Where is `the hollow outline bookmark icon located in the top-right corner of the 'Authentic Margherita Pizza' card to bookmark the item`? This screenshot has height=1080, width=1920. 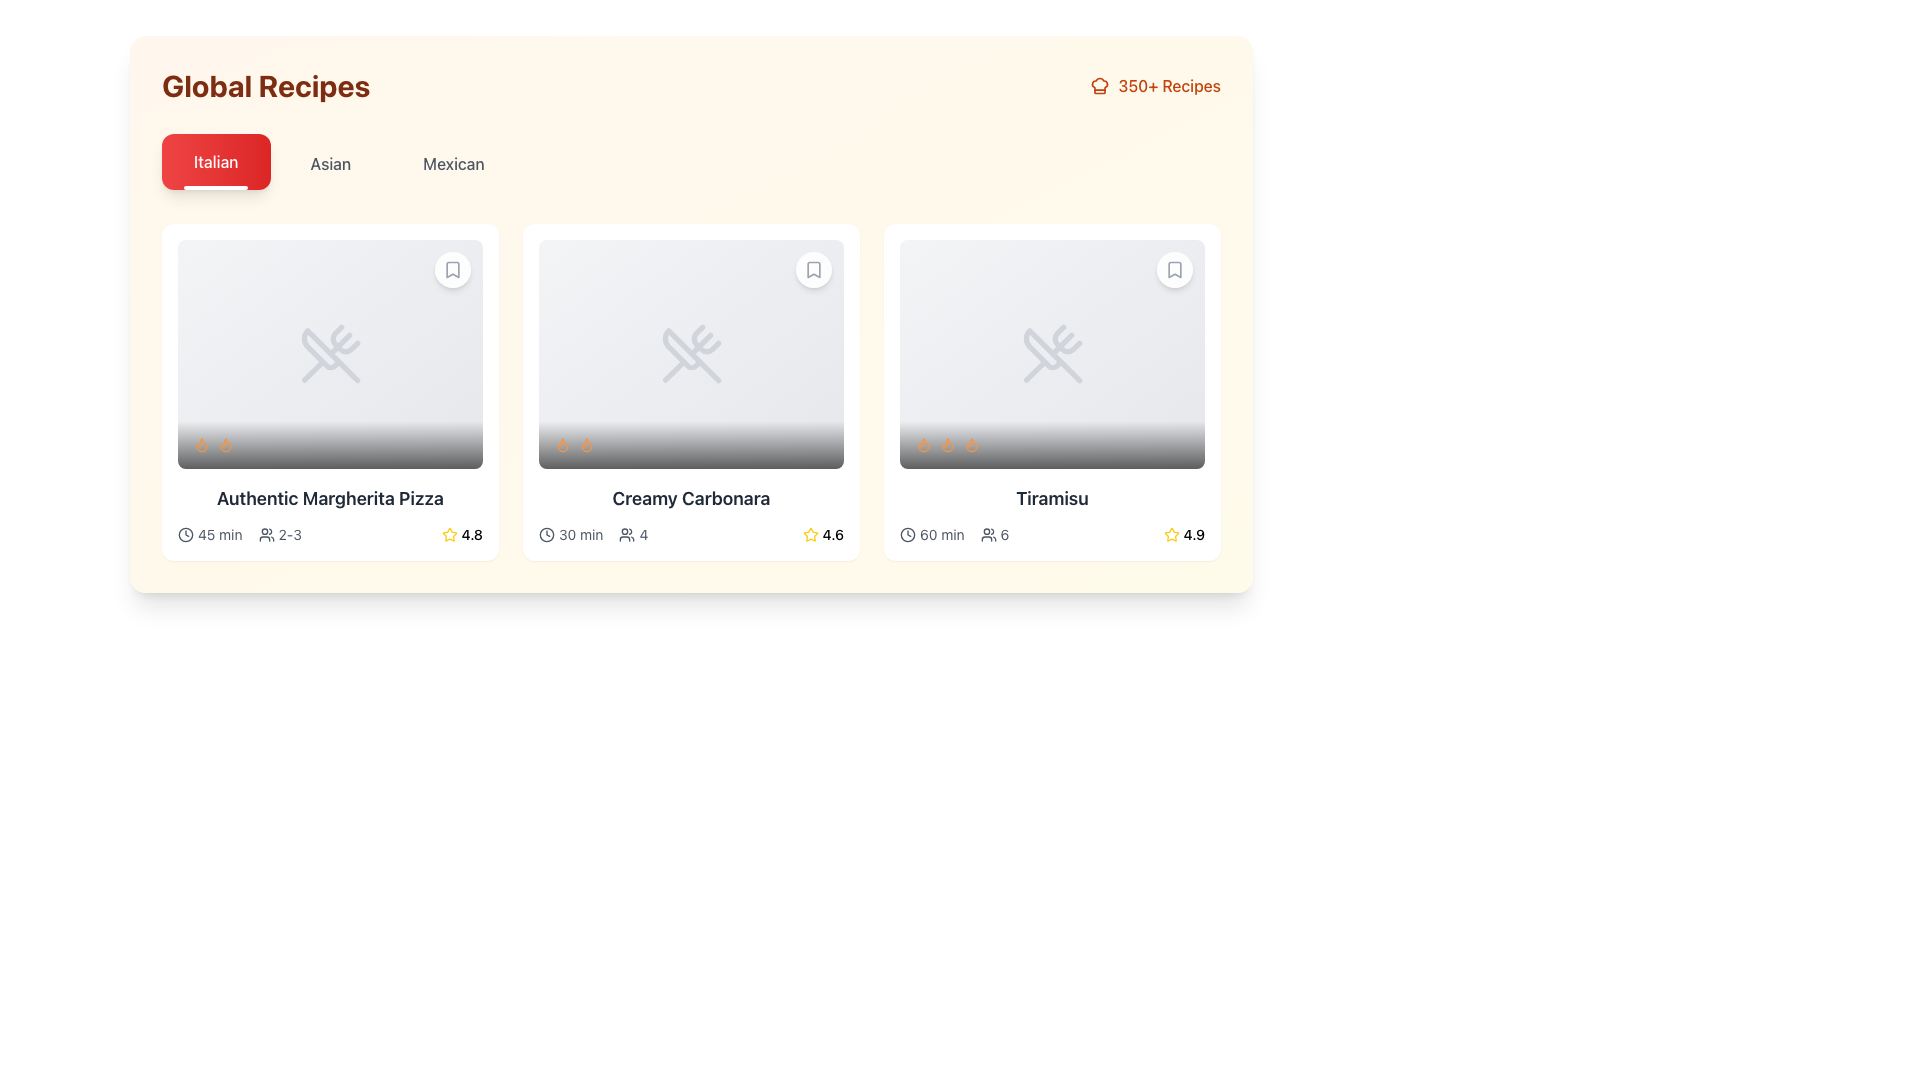
the hollow outline bookmark icon located in the top-right corner of the 'Authentic Margherita Pizza' card to bookmark the item is located at coordinates (451, 270).